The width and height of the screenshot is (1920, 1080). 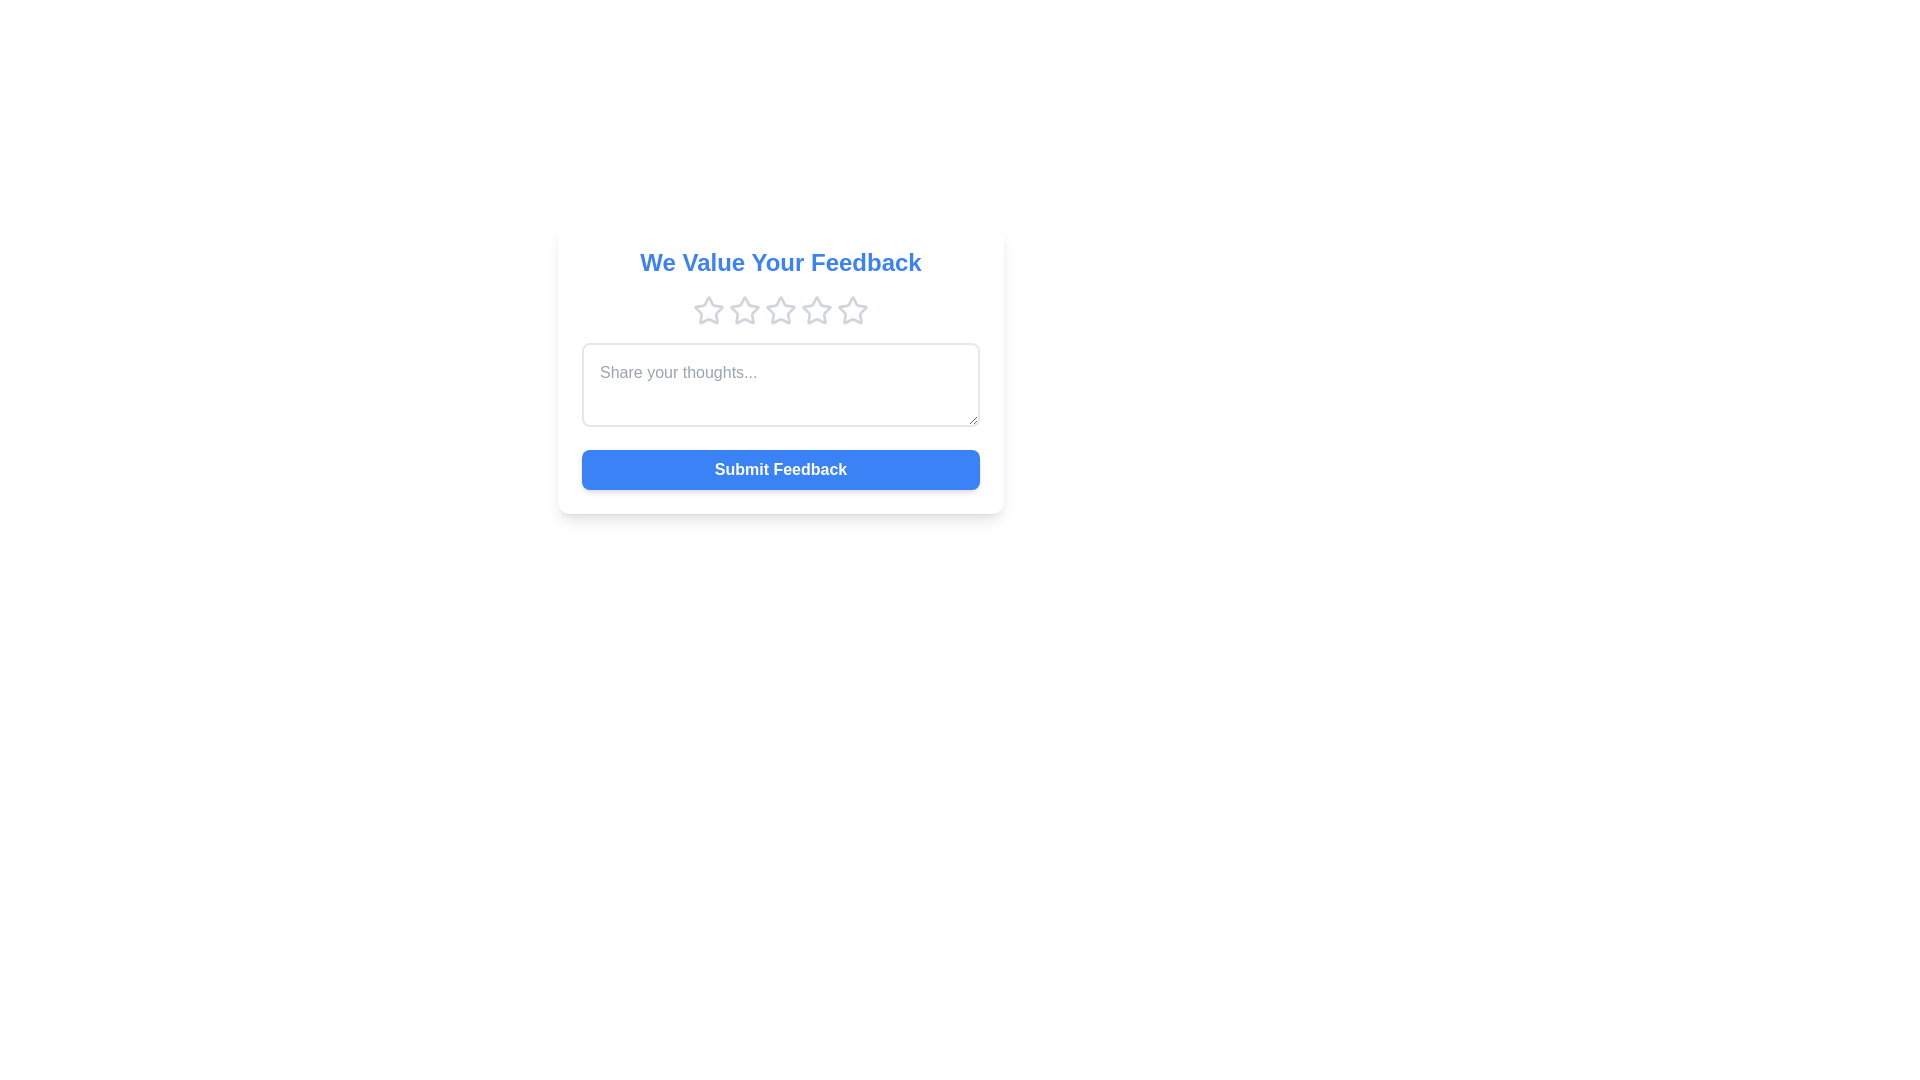 I want to click on the star corresponding to the desired rating 4, so click(x=816, y=311).